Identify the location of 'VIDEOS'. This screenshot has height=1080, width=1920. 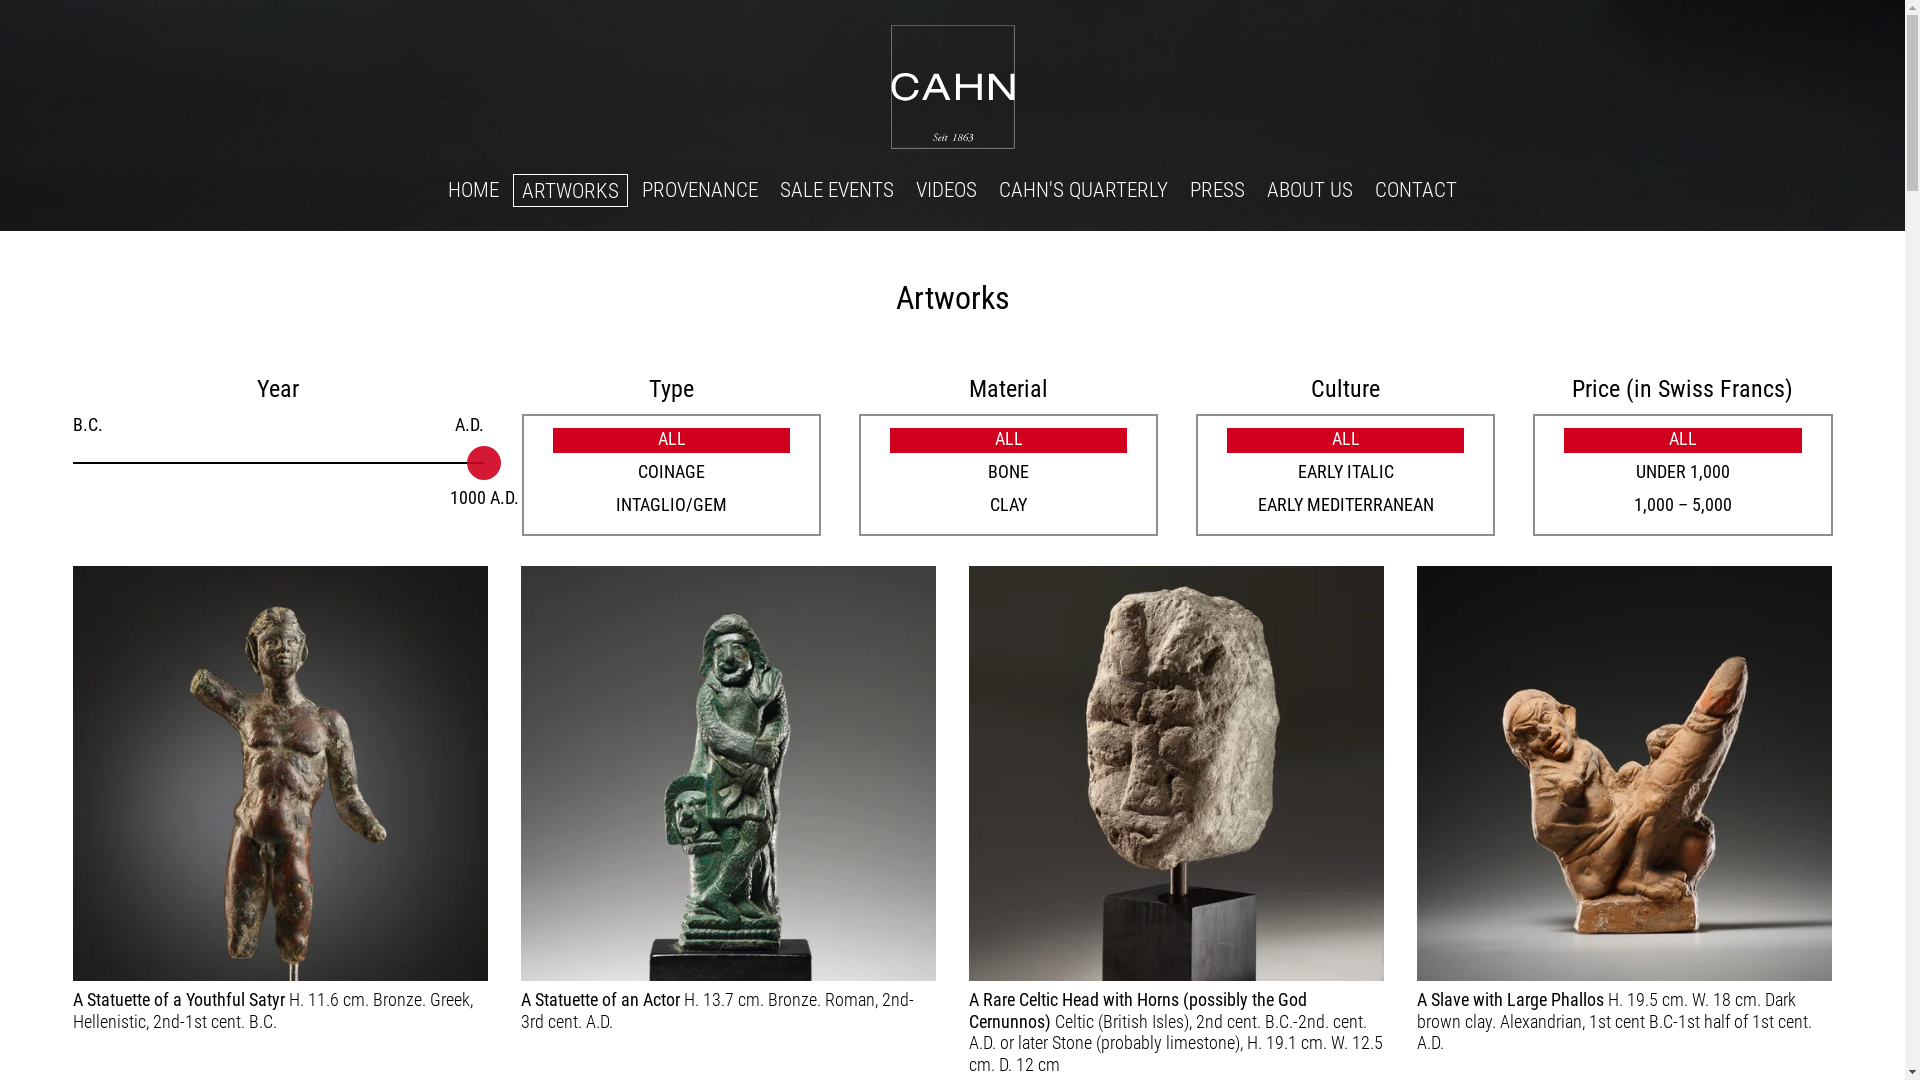
(906, 190).